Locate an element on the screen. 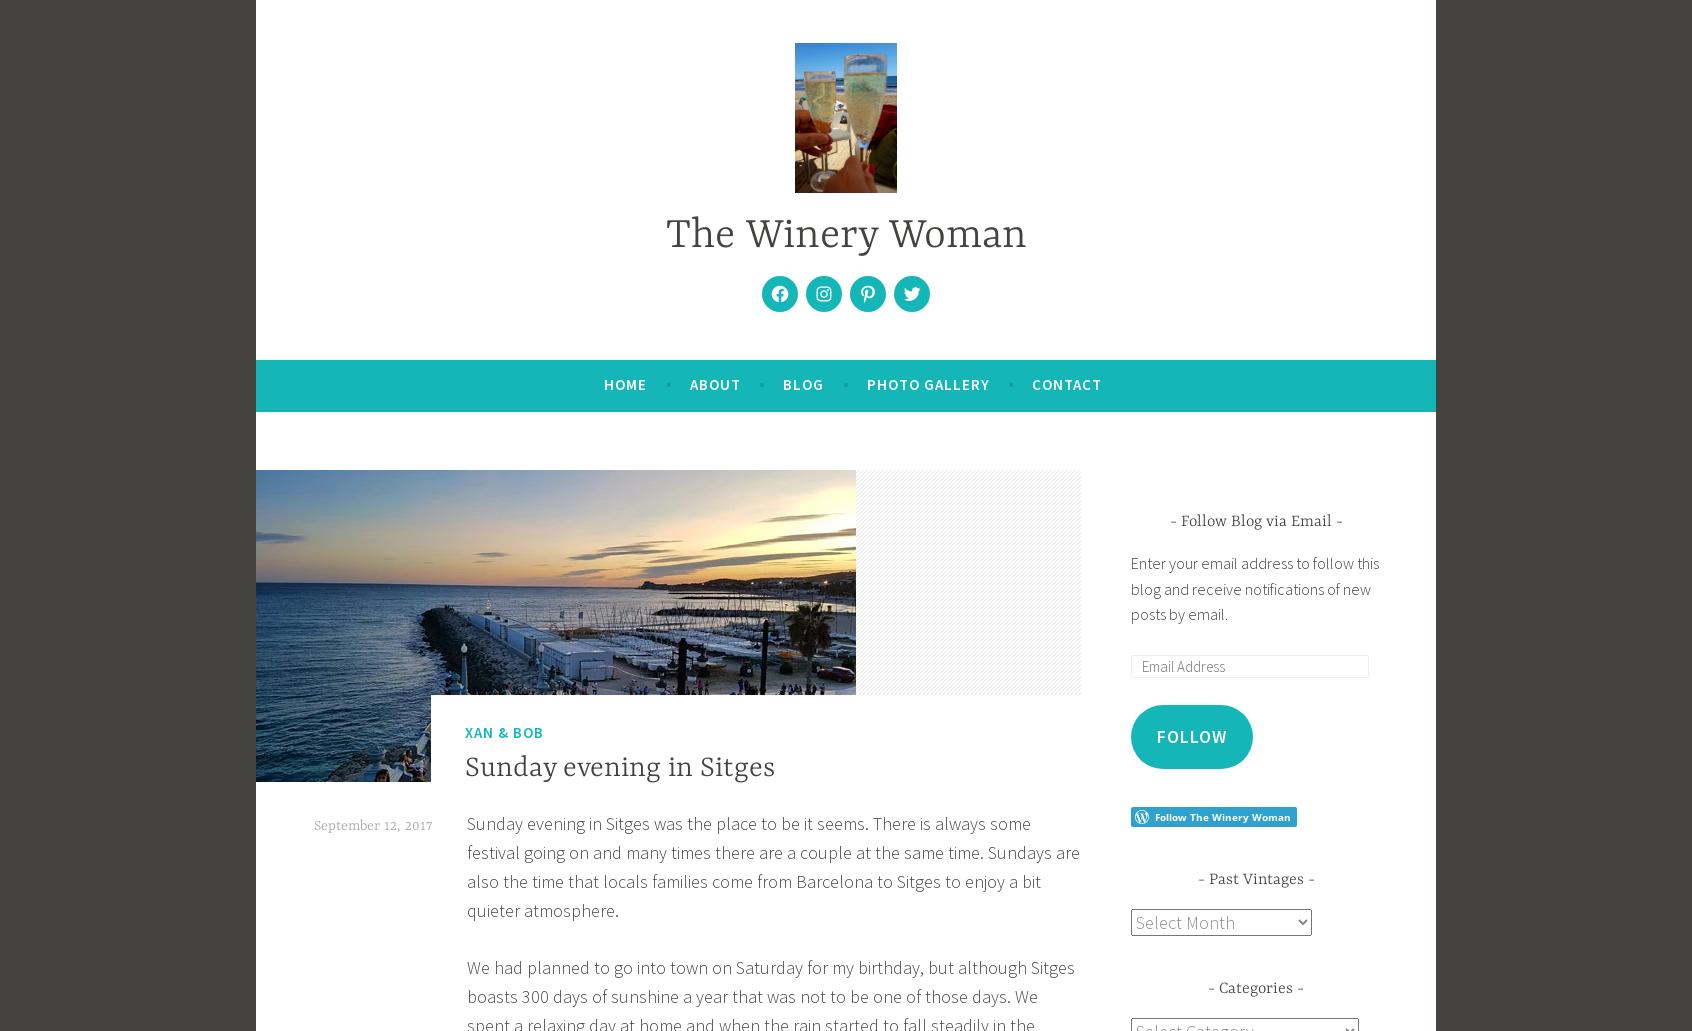 This screenshot has width=1692, height=1031. 'Photo Gallery' is located at coordinates (927, 382).